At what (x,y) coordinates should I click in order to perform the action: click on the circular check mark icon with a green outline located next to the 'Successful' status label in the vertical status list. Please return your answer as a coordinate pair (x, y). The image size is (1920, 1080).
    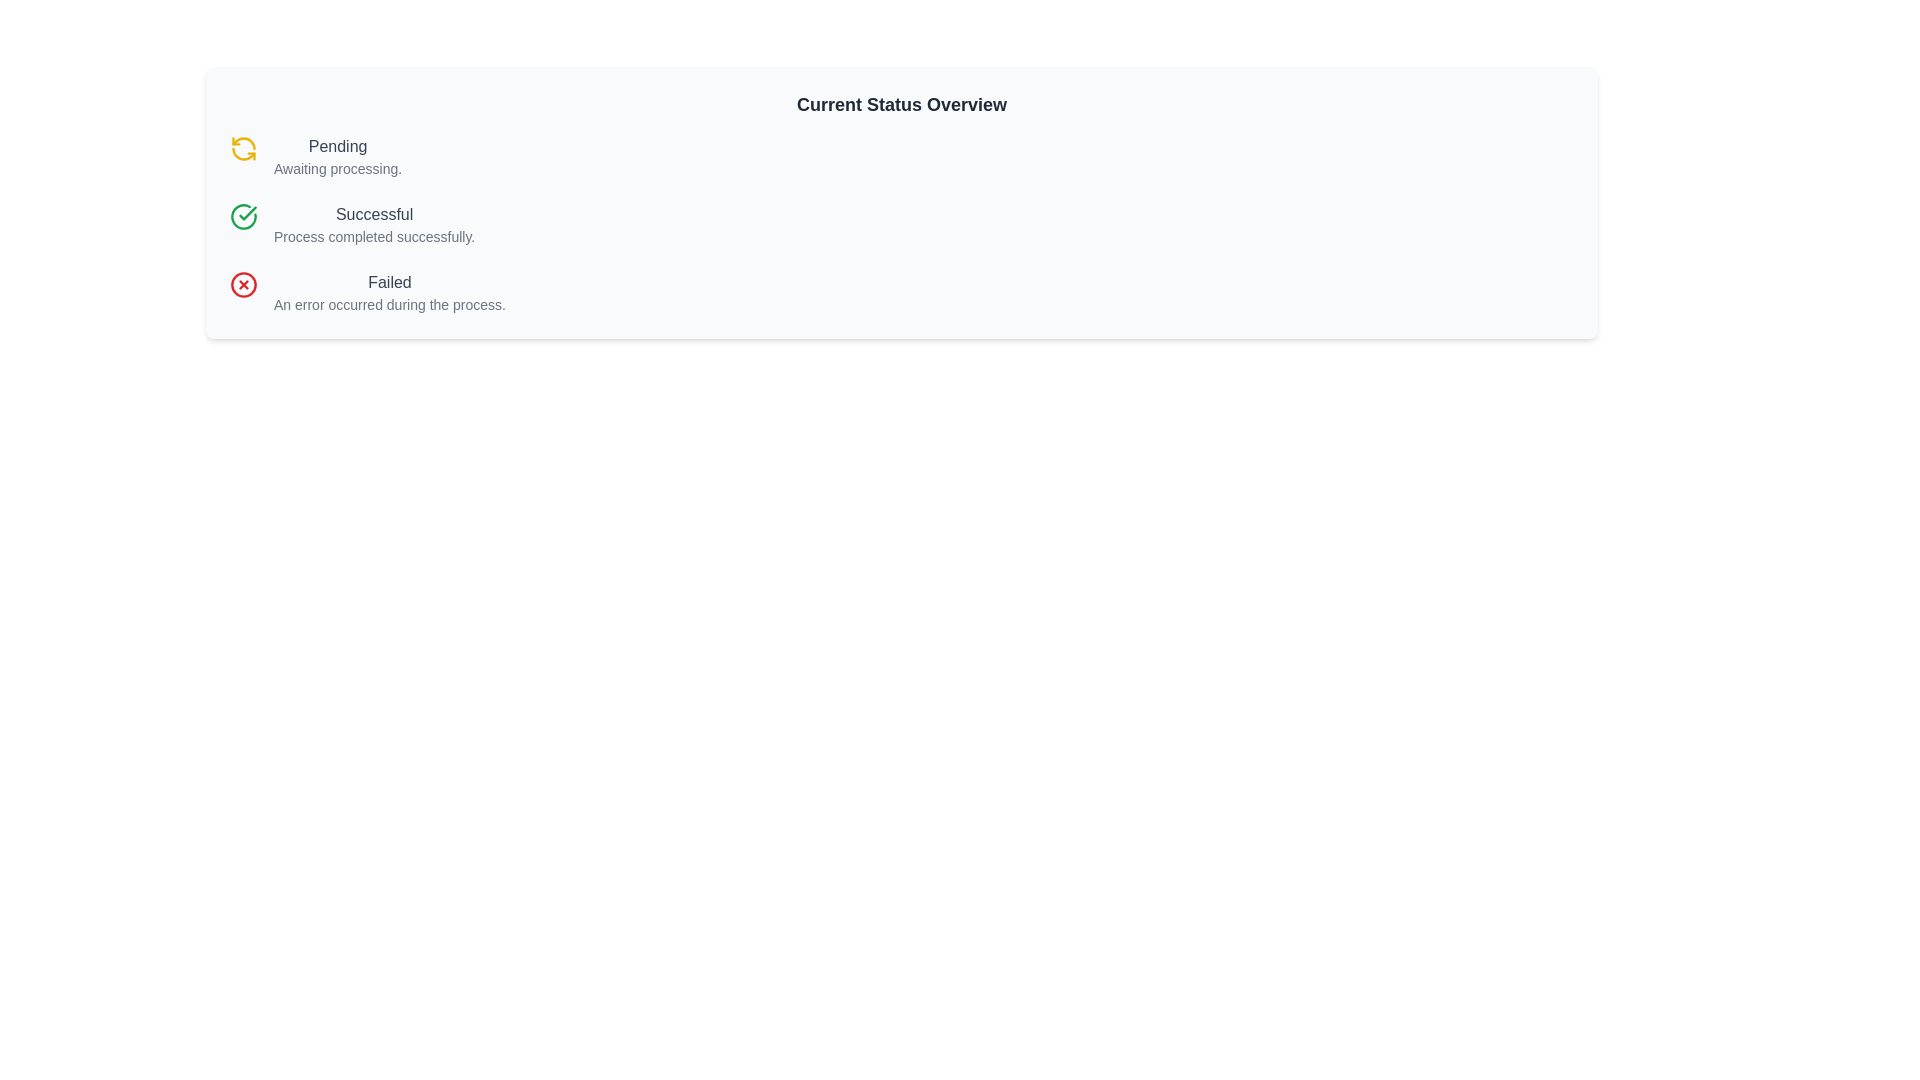
    Looking at the image, I should click on (243, 216).